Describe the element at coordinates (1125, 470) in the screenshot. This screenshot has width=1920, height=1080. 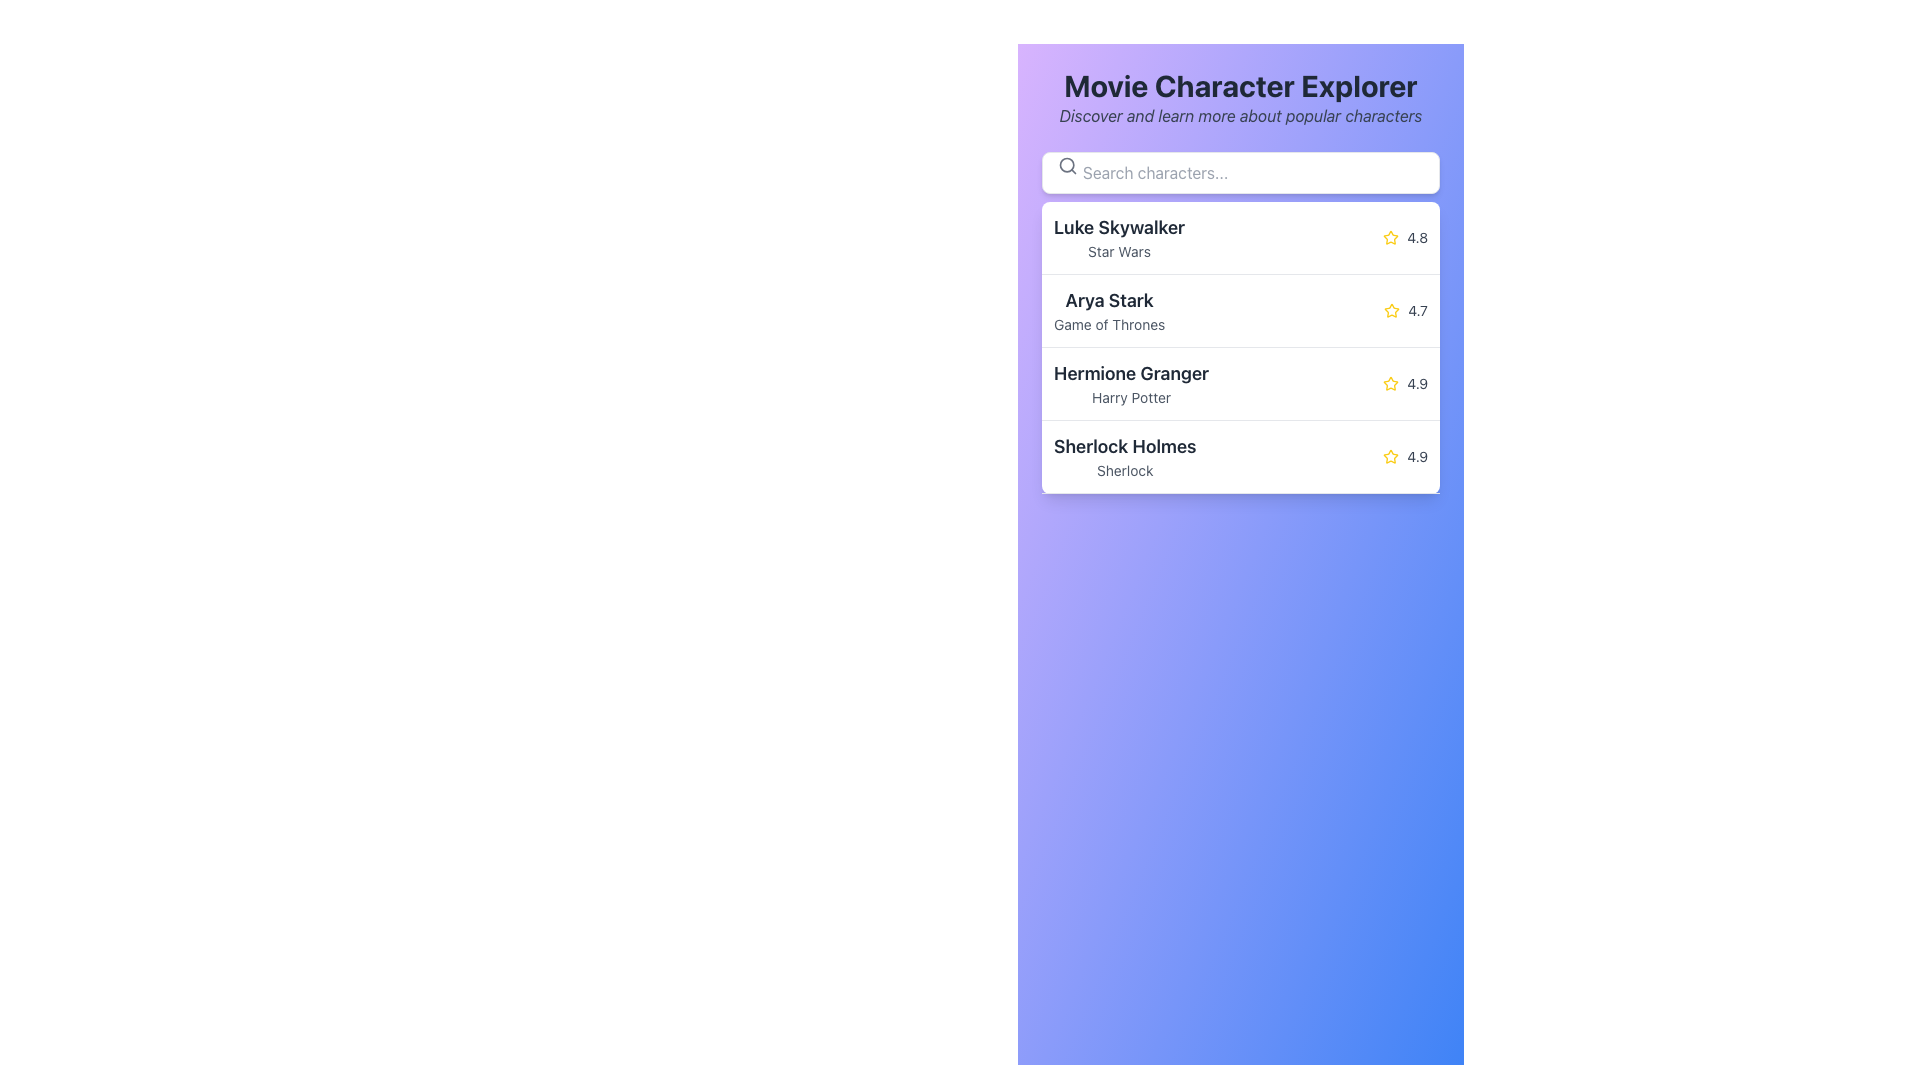
I see `the text element that provides additional context or a subtitle to 'Sherlock Holmes,' positioned directly below it in the fourth row of the list` at that location.